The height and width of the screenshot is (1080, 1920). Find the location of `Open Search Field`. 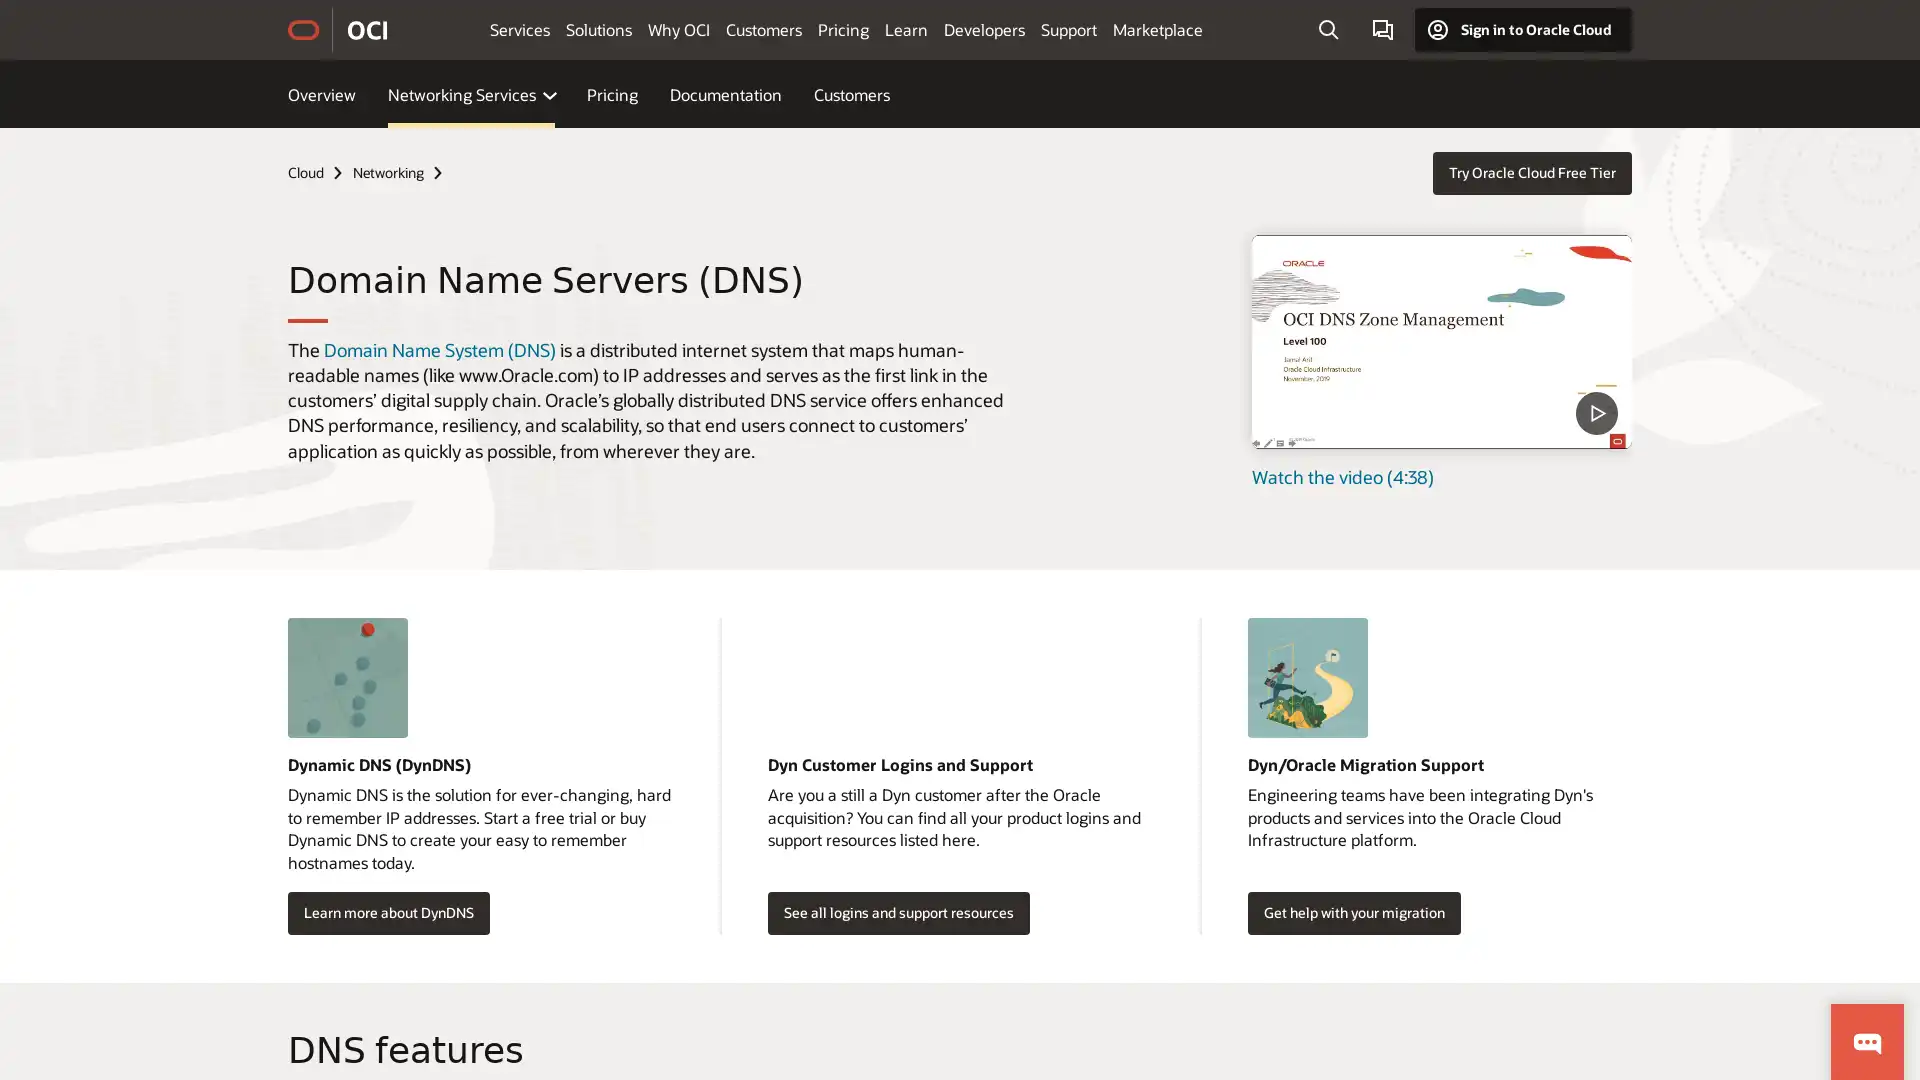

Open Search Field is located at coordinates (1328, 30).